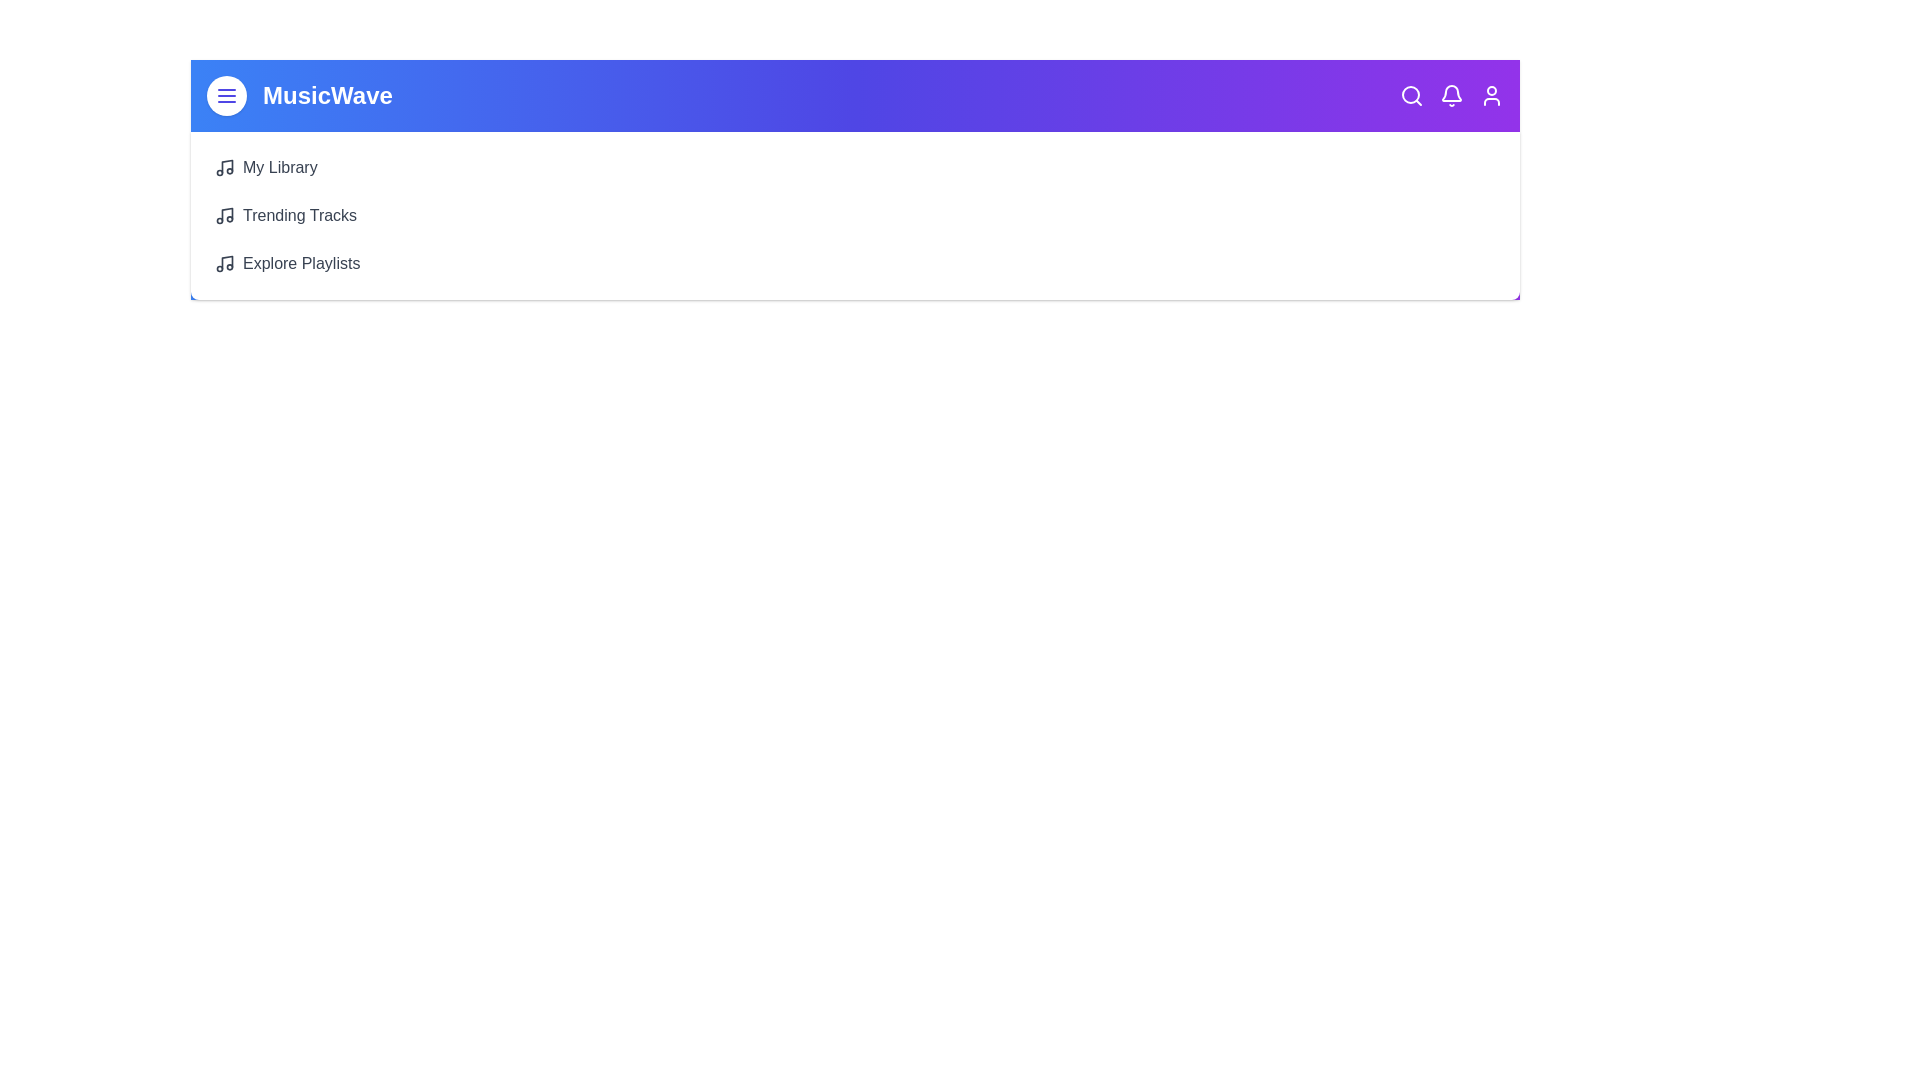  Describe the element at coordinates (286, 262) in the screenshot. I see `the 'Explore Playlists' button to browse playlists` at that location.